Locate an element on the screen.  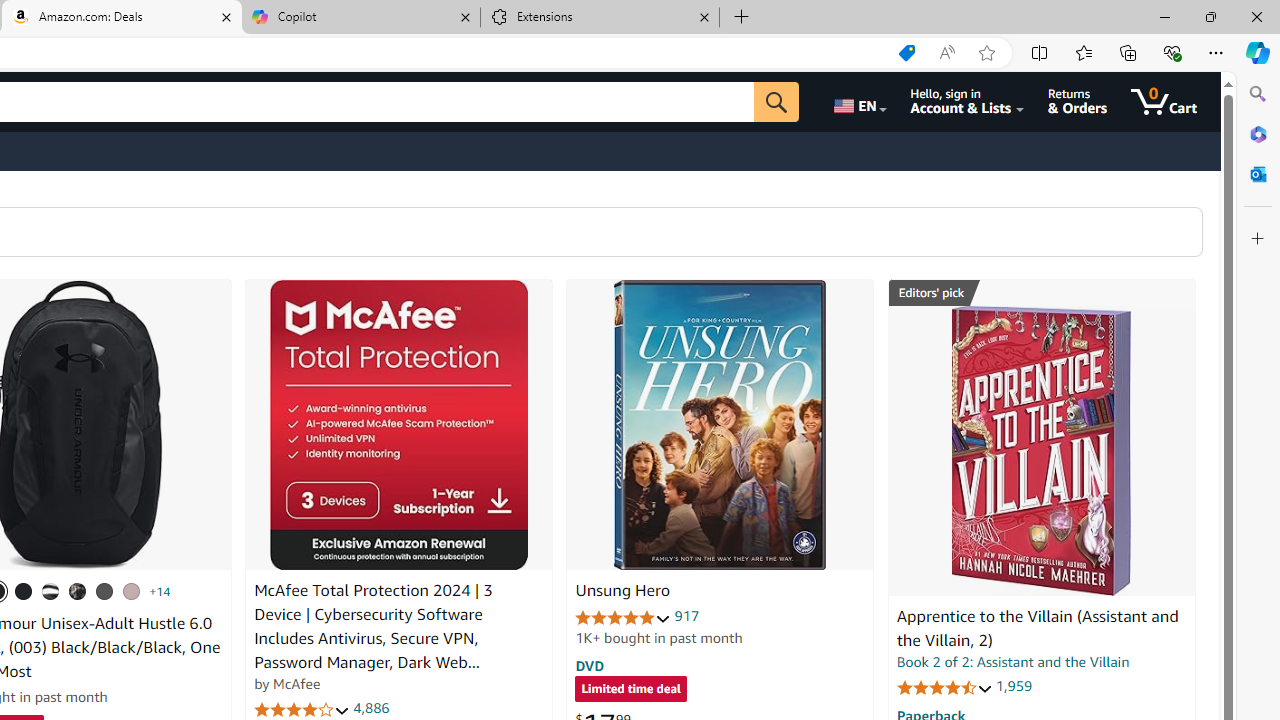
'4.6 out of 5 stars' is located at coordinates (943, 686).